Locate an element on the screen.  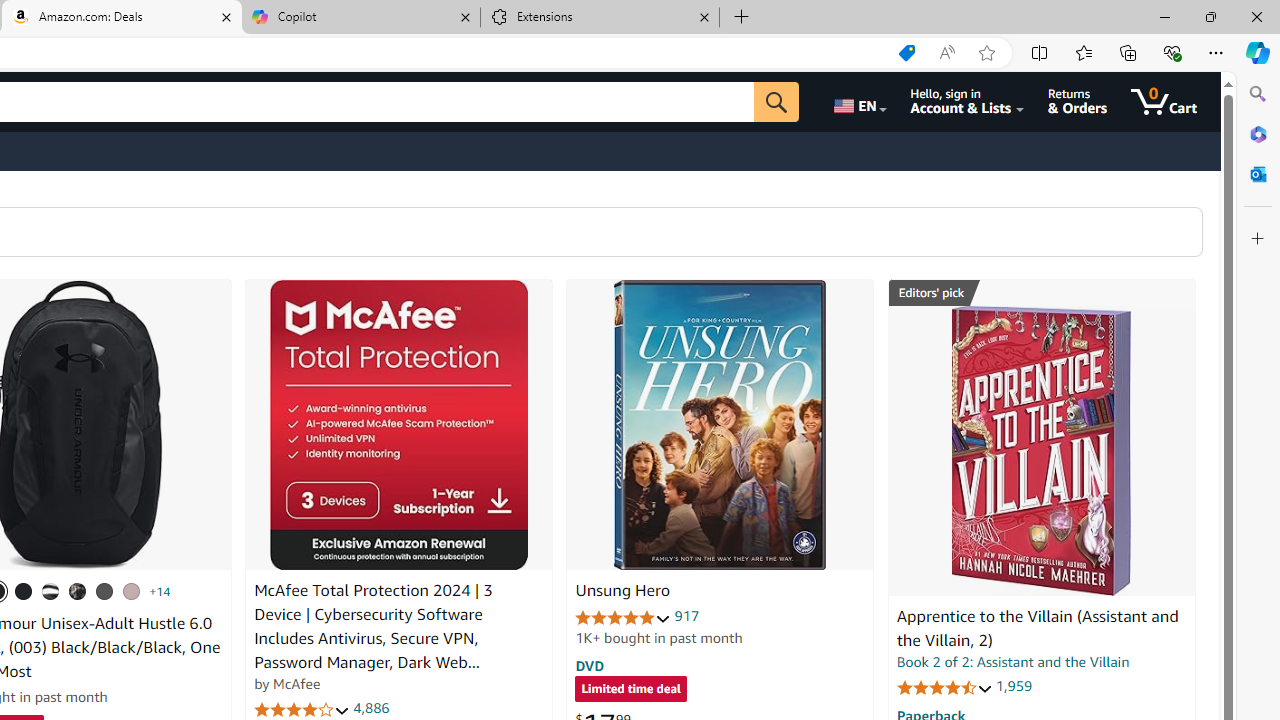
'4.6 out of 5 stars' is located at coordinates (943, 686).